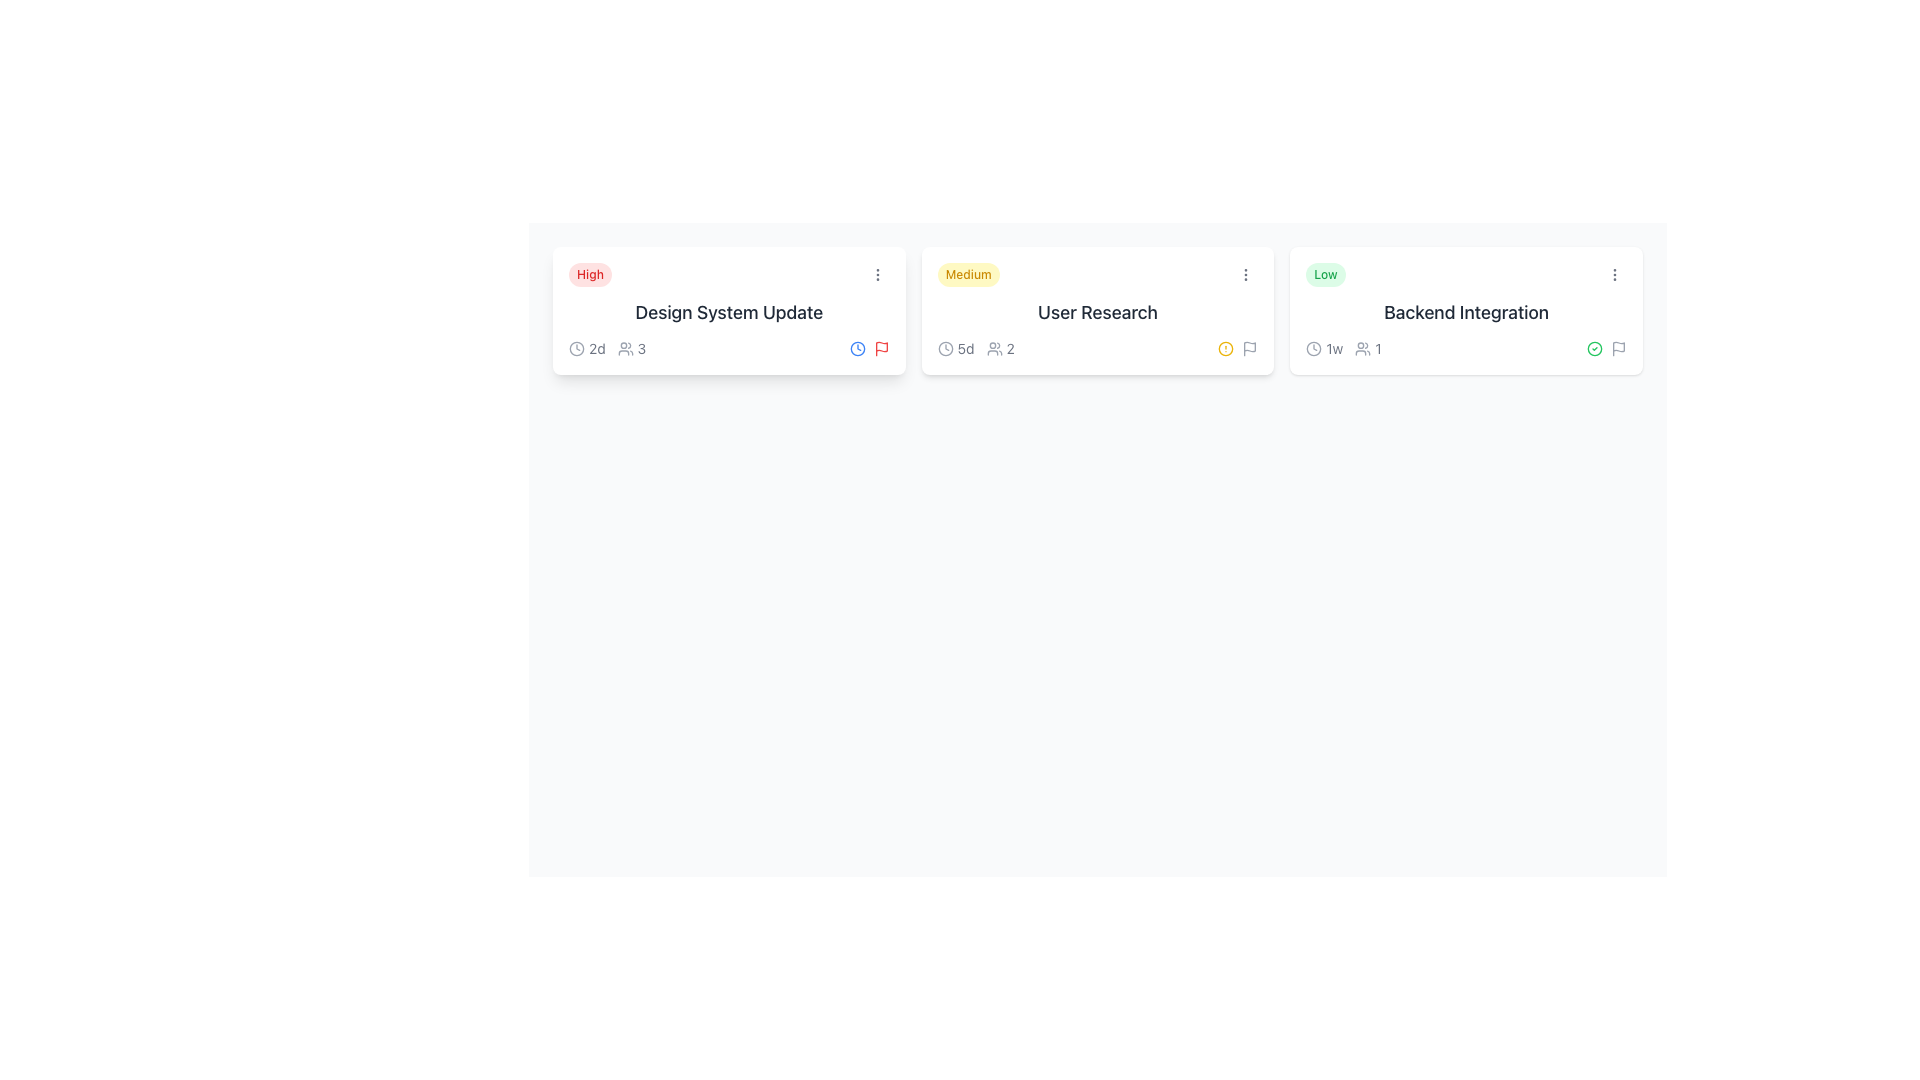 Image resolution: width=1920 pixels, height=1080 pixels. Describe the element at coordinates (624, 347) in the screenshot. I see `the small human silhouette icon representing users associated with the 'Design System Update' task` at that location.